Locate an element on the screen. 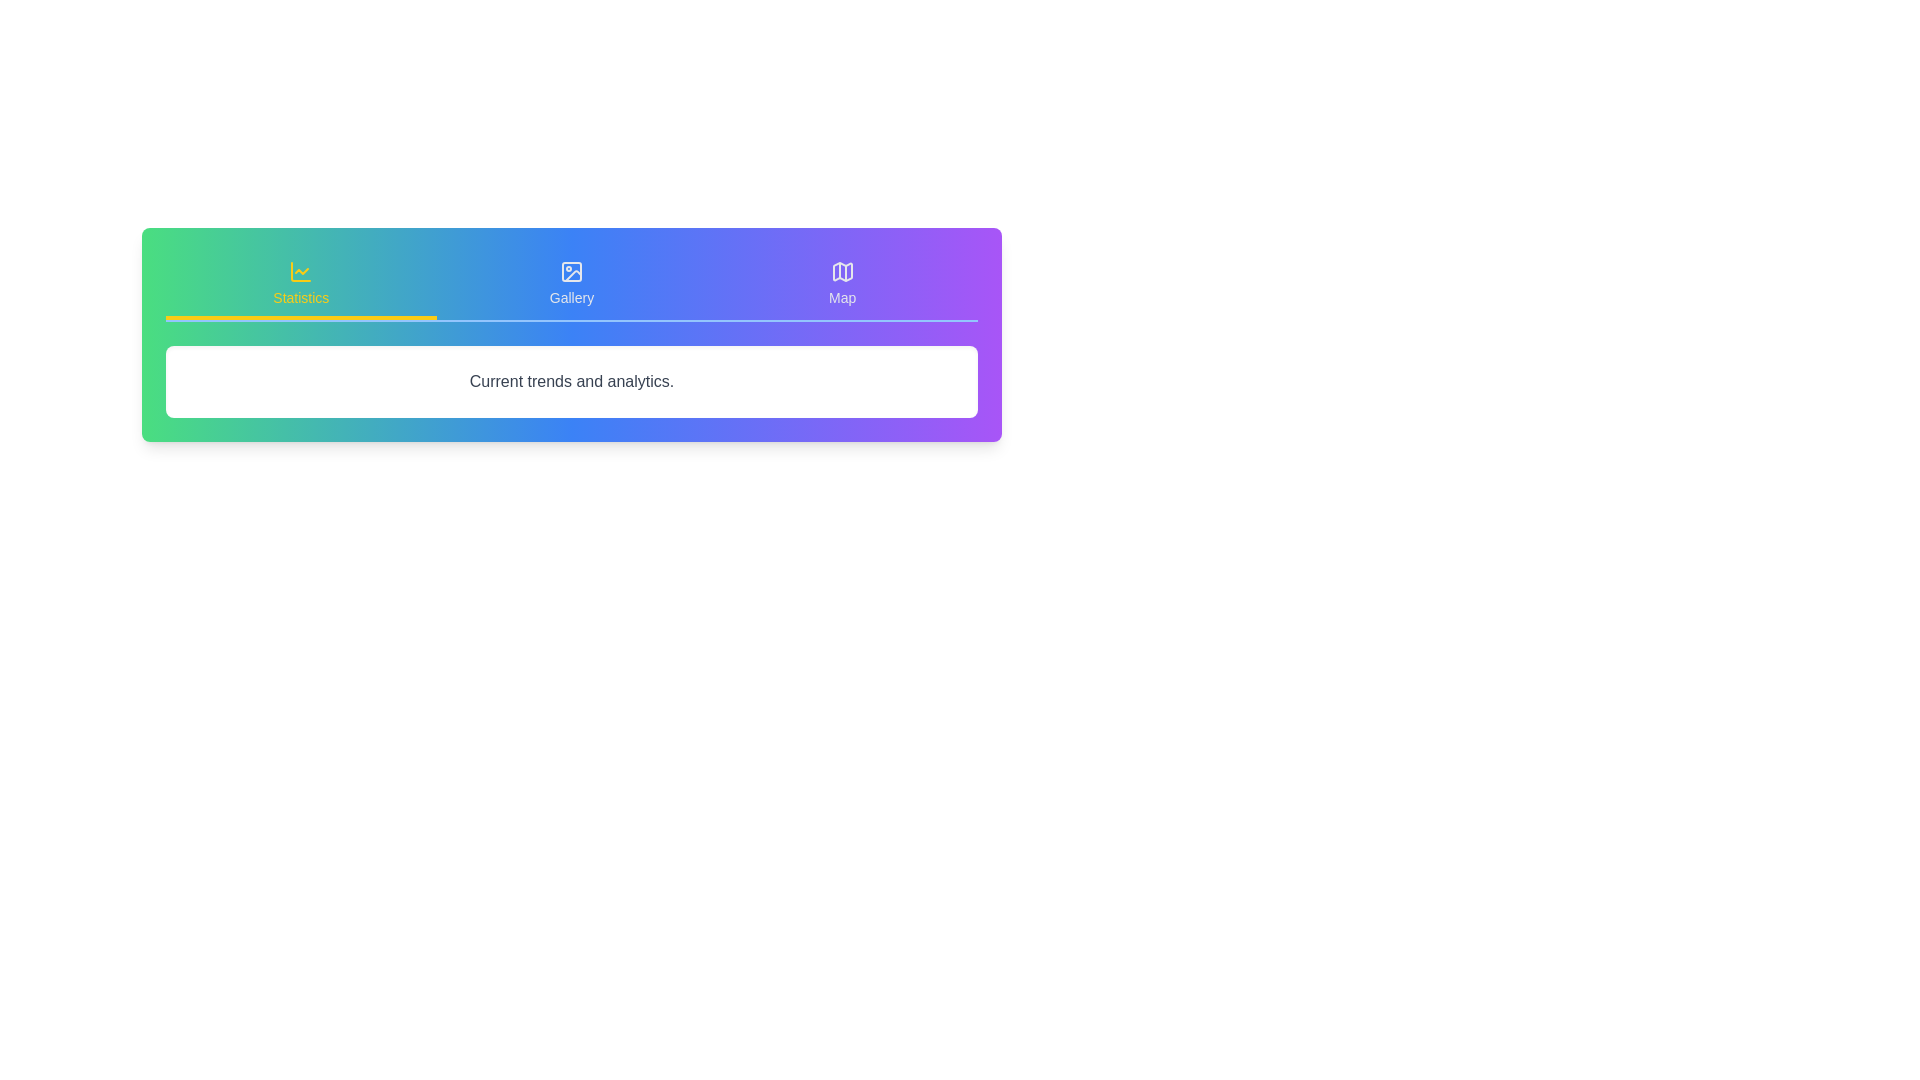 The image size is (1920, 1080). the icon of the Gallery tab to interact with it is located at coordinates (570, 272).